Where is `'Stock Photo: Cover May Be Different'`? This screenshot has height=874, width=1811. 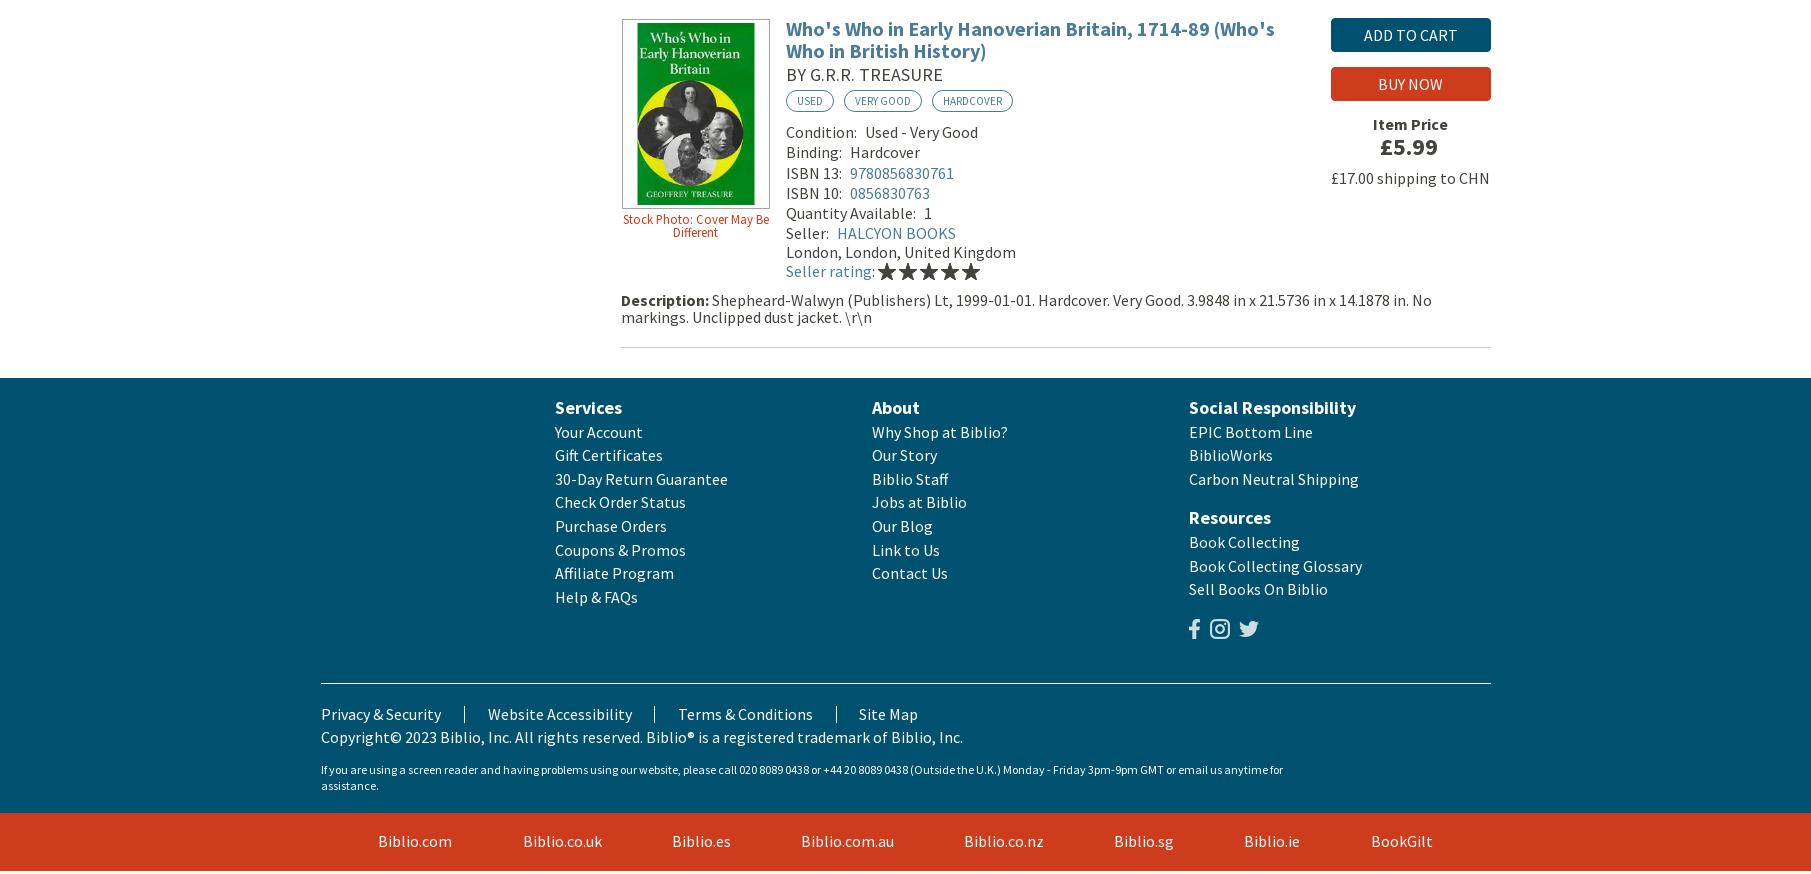 'Stock Photo: Cover May Be Different' is located at coordinates (695, 229).